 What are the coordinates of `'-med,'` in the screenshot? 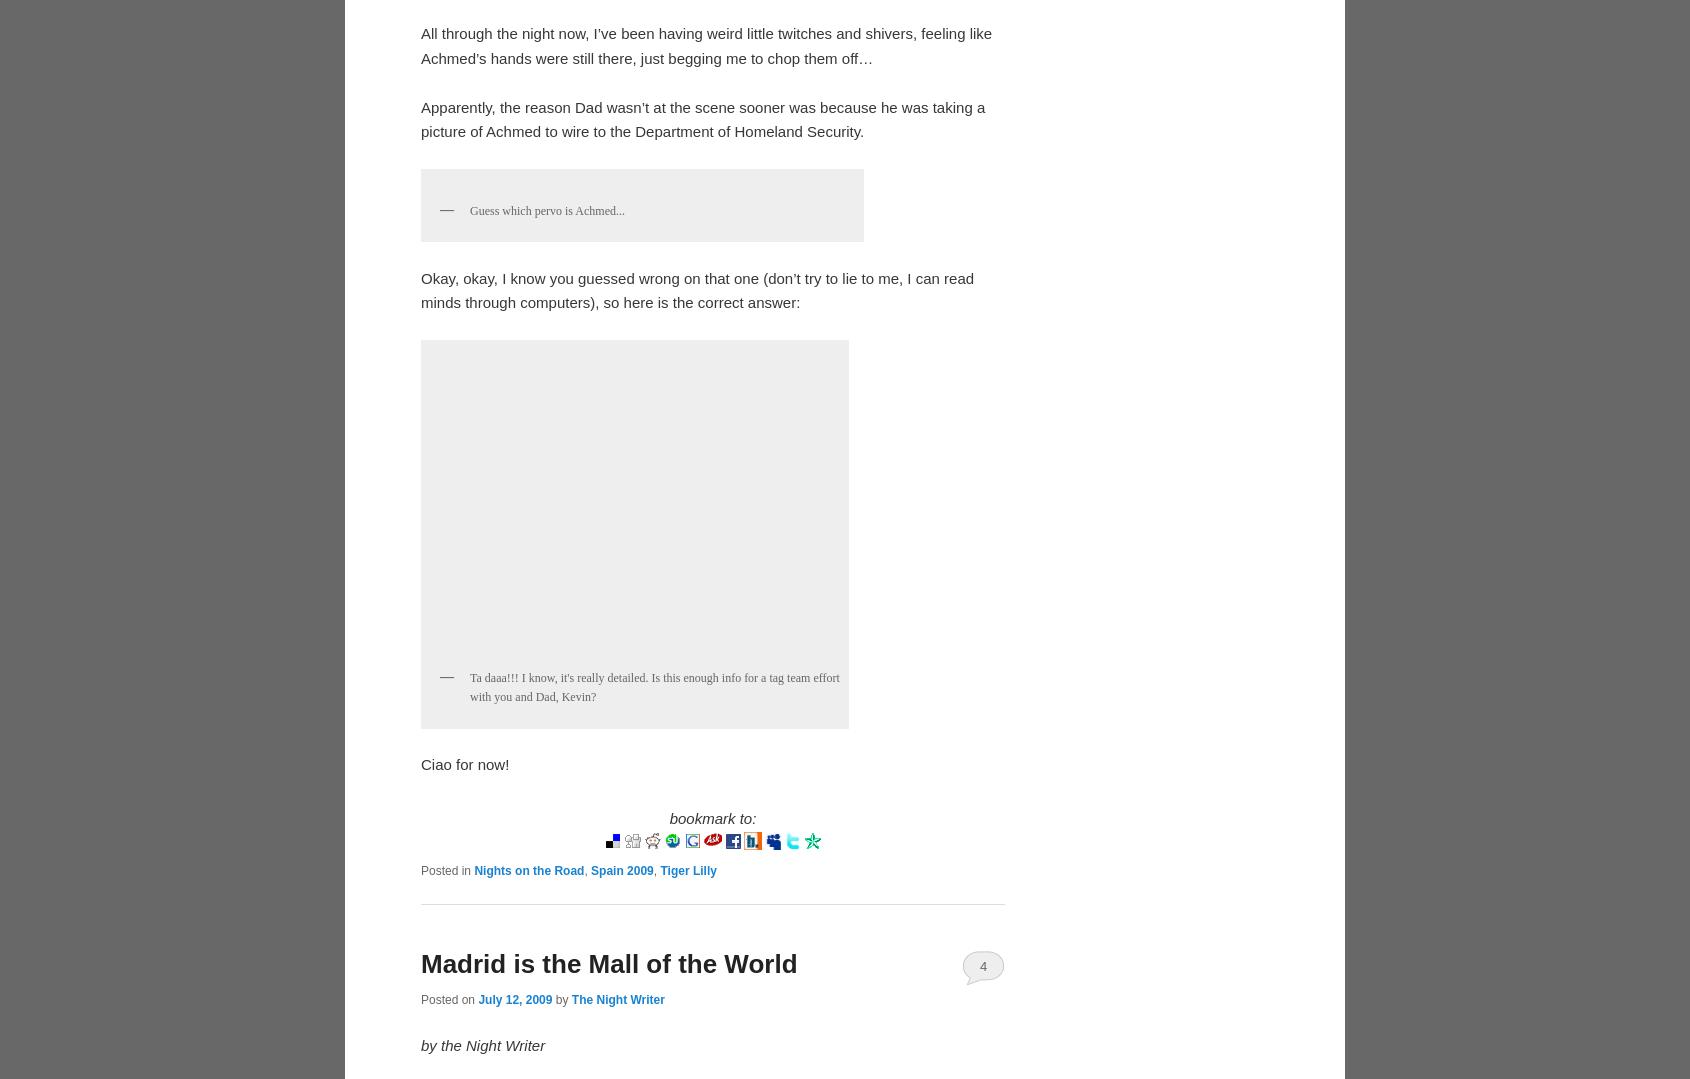 It's located at (705, 31).